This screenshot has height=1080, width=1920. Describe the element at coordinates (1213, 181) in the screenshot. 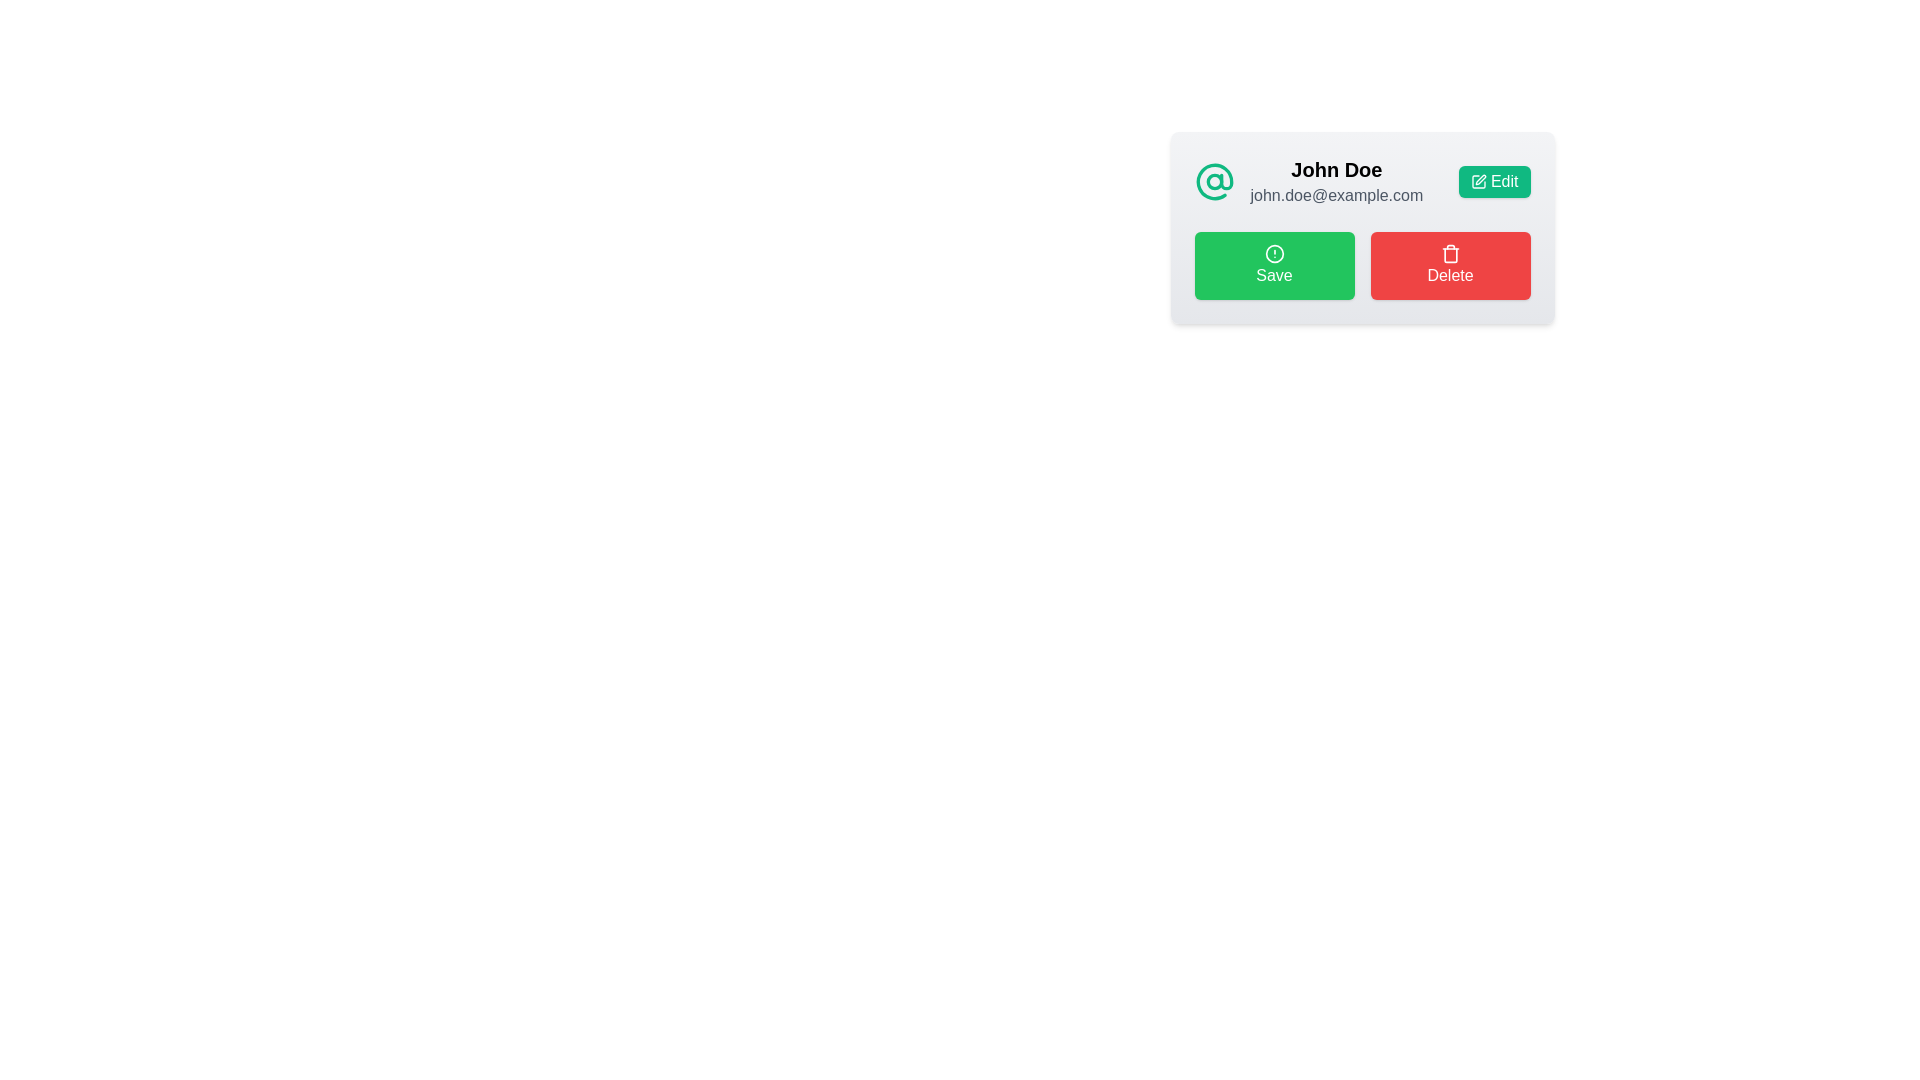

I see `the icon positioned to the left of the name 'John Doe' and the email in the upper row of the profile card` at that location.